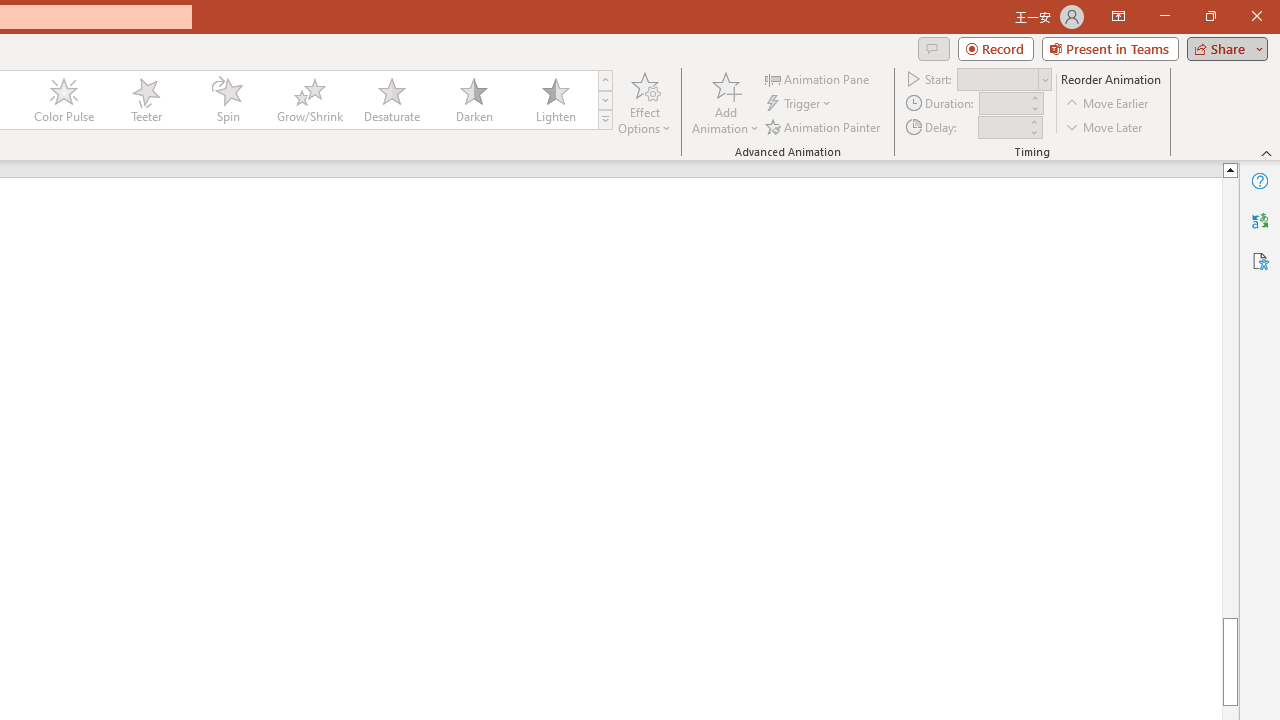 Image resolution: width=1280 pixels, height=720 pixels. What do you see at coordinates (472, 100) in the screenshot?
I see `'Darken'` at bounding box center [472, 100].